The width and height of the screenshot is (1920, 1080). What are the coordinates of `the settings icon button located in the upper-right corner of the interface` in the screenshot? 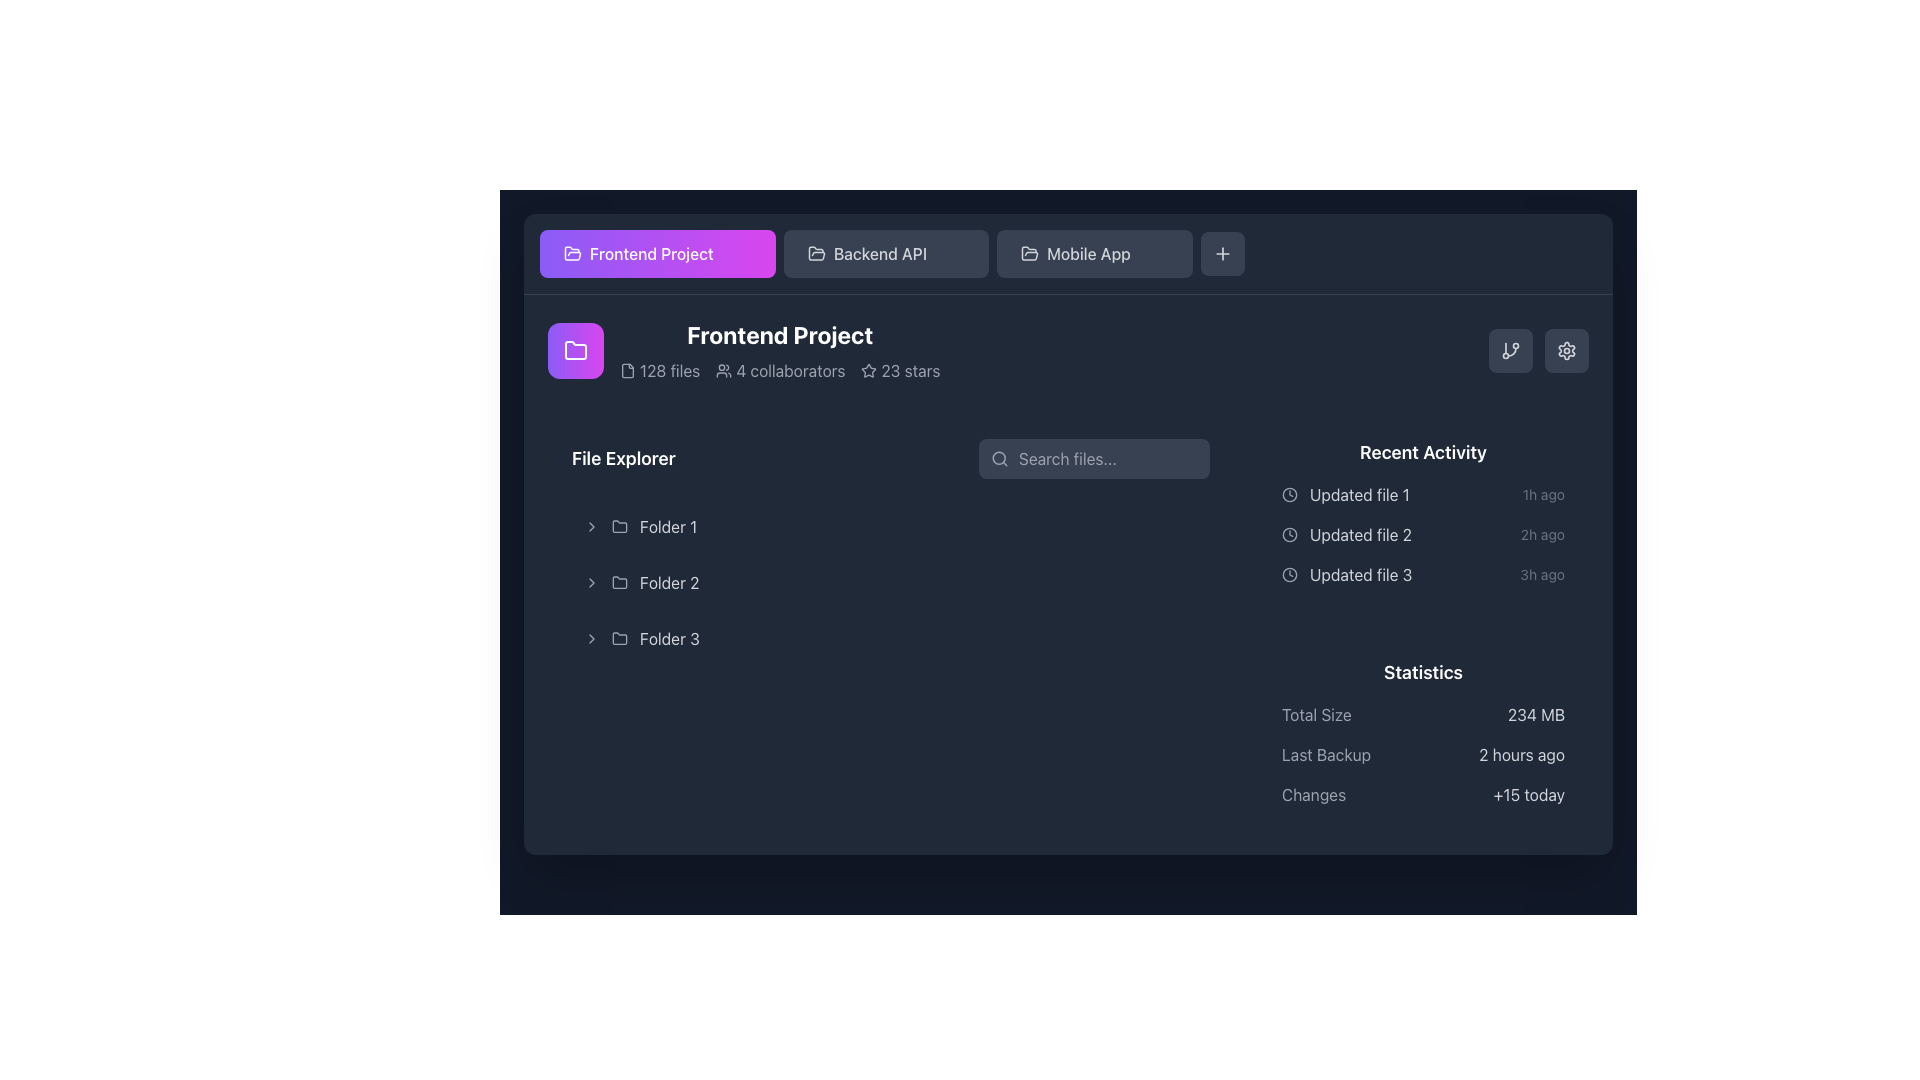 It's located at (1565, 350).